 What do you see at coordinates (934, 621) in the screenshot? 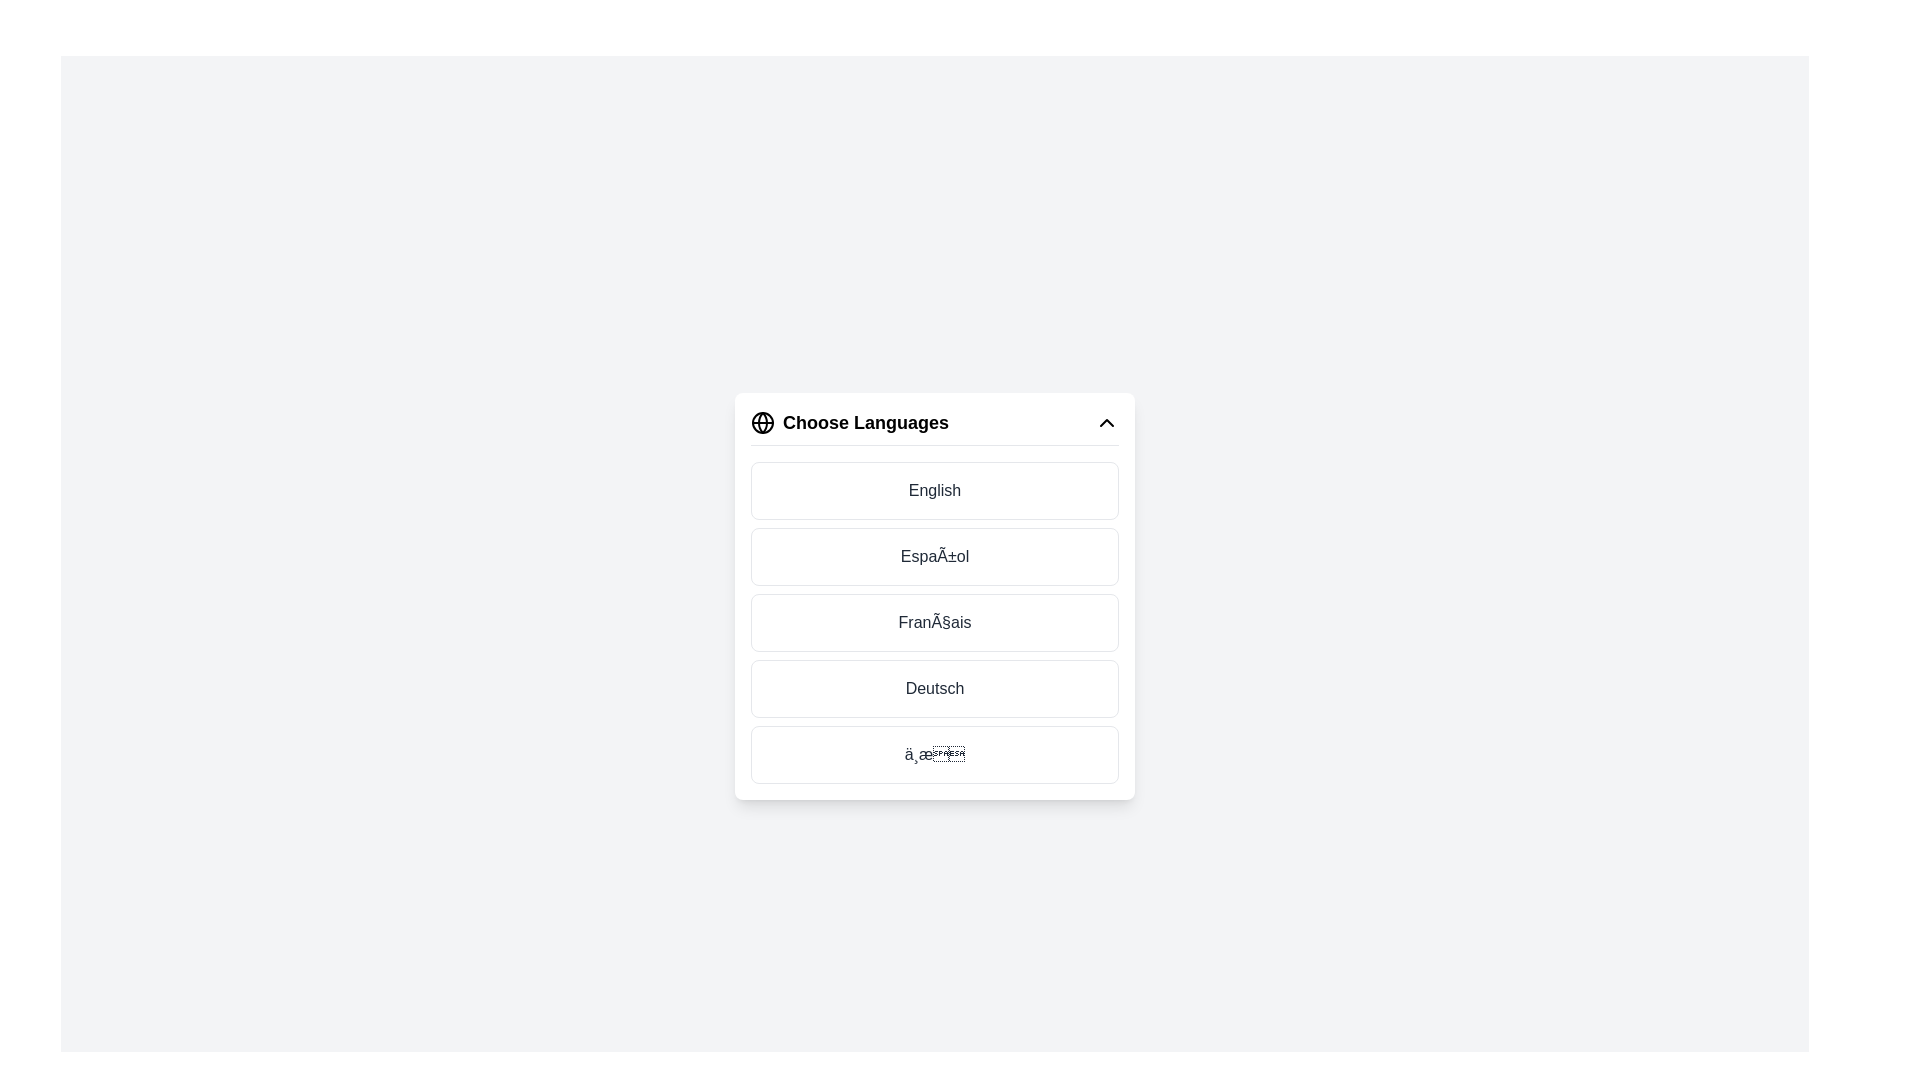
I see `the button representing the language option 'Français'` at bounding box center [934, 621].